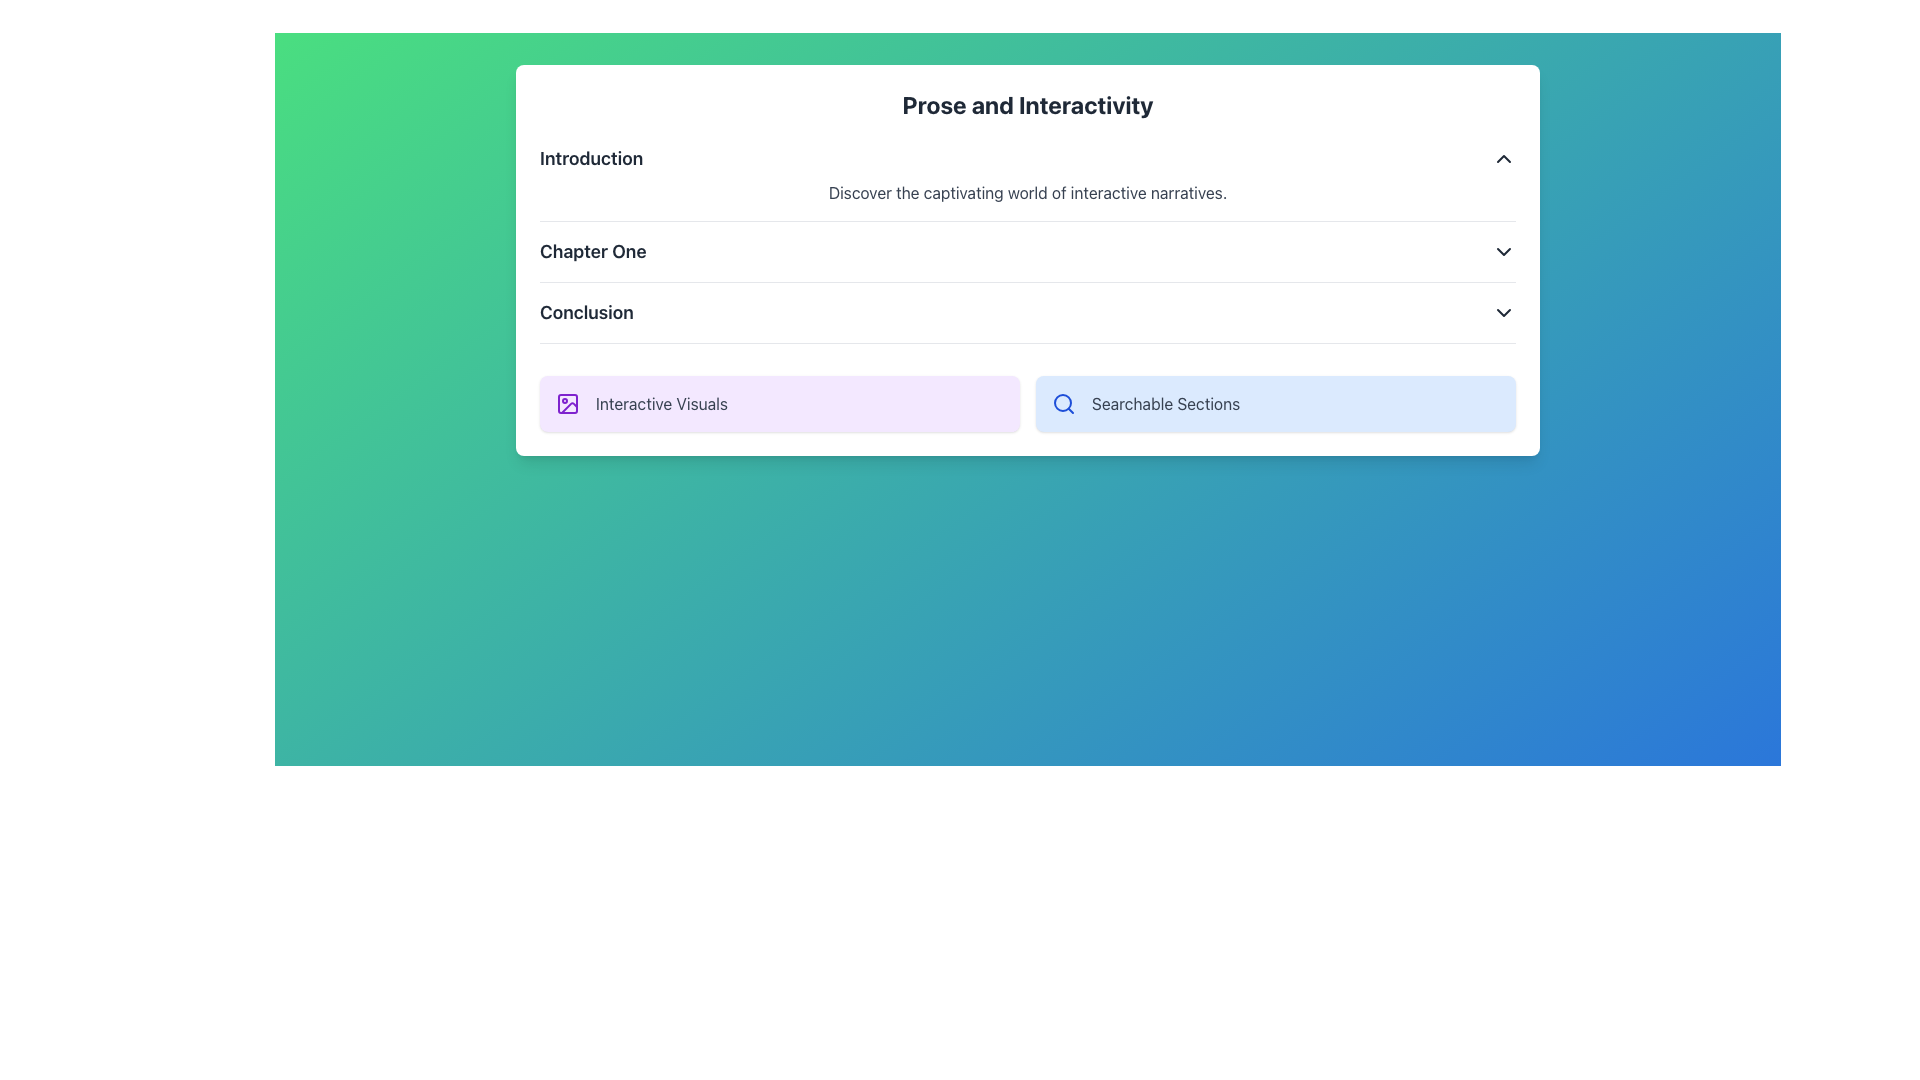 The image size is (1920, 1080). Describe the element at coordinates (1027, 192) in the screenshot. I see `the introductory description text located directly below the 'Introduction' label, which enhances the user's understanding of the section's content` at that location.